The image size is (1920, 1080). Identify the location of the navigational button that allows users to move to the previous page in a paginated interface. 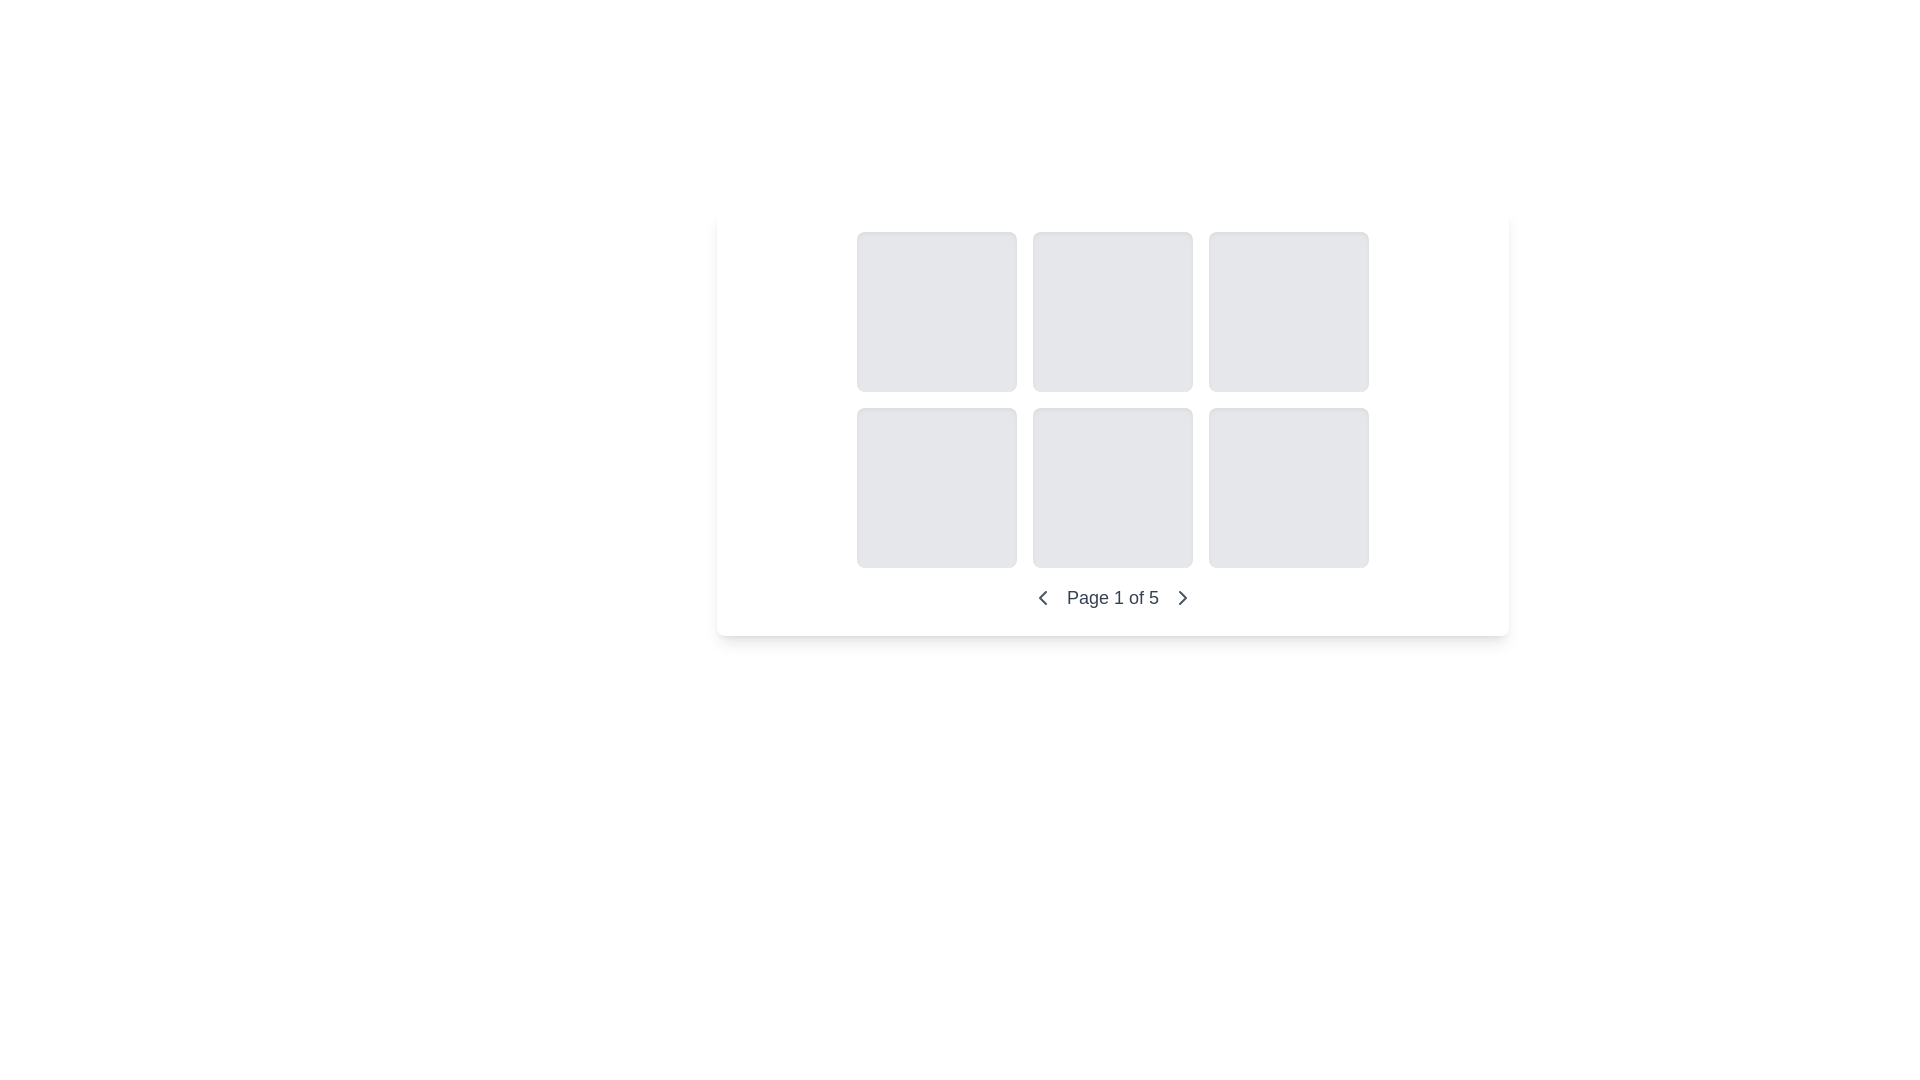
(1041, 596).